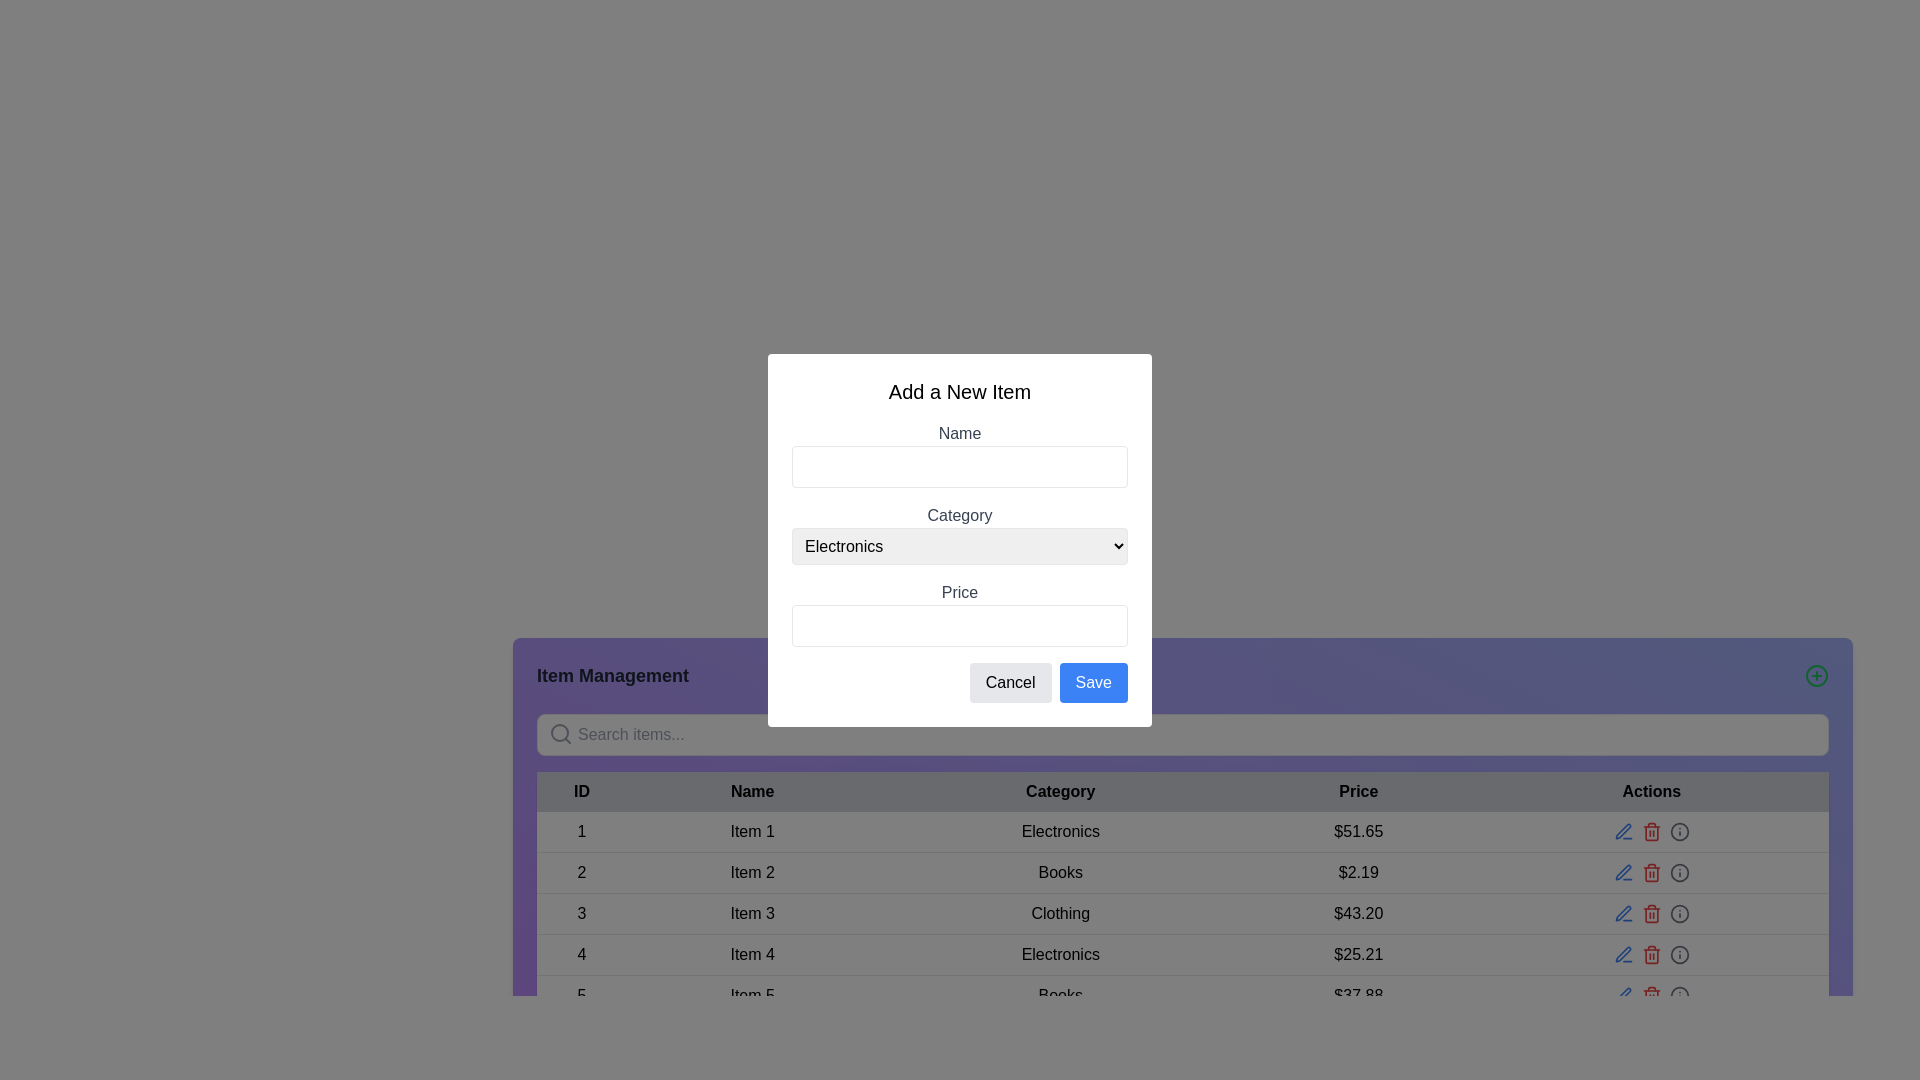 Image resolution: width=1920 pixels, height=1080 pixels. I want to click on the trash bin icon located, so click(1651, 997).